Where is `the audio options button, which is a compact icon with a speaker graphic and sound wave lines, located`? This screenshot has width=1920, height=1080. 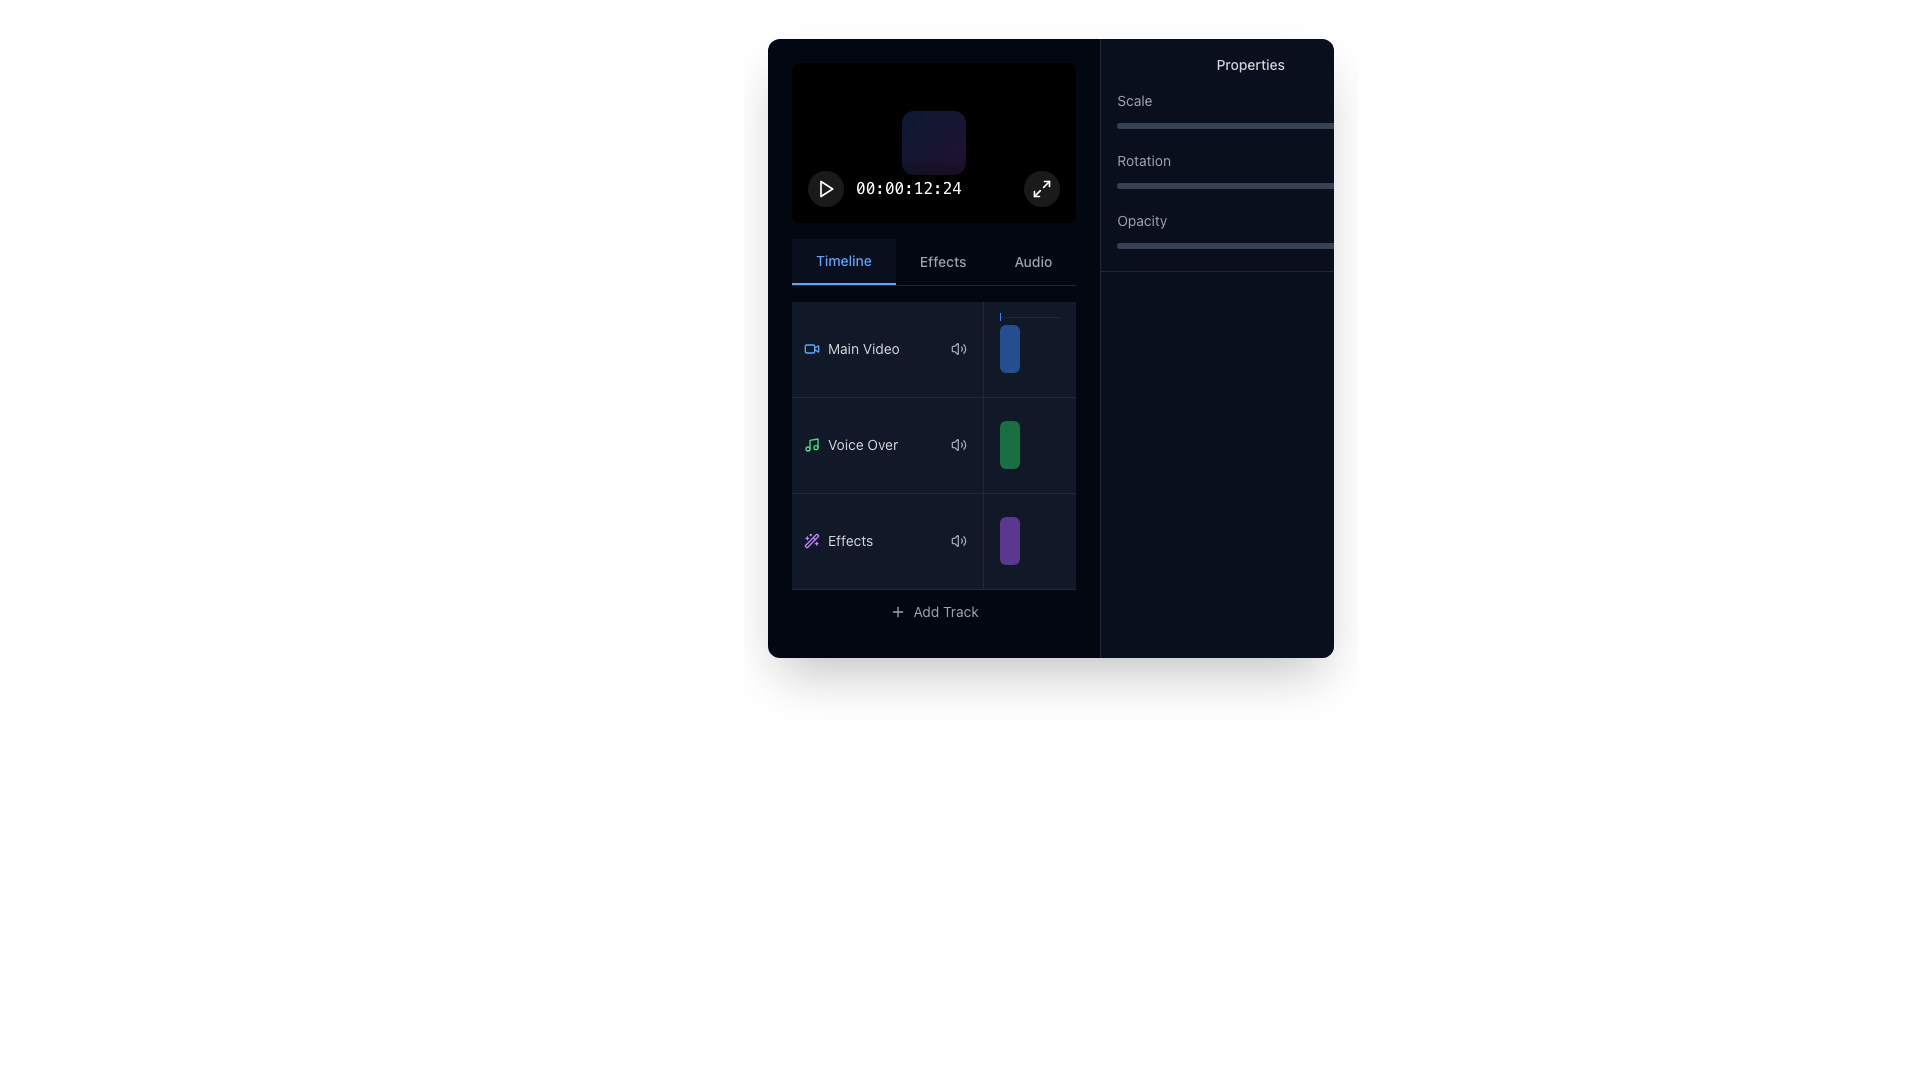
the audio options button, which is a compact icon with a speaker graphic and sound wave lines, located is located at coordinates (958, 347).